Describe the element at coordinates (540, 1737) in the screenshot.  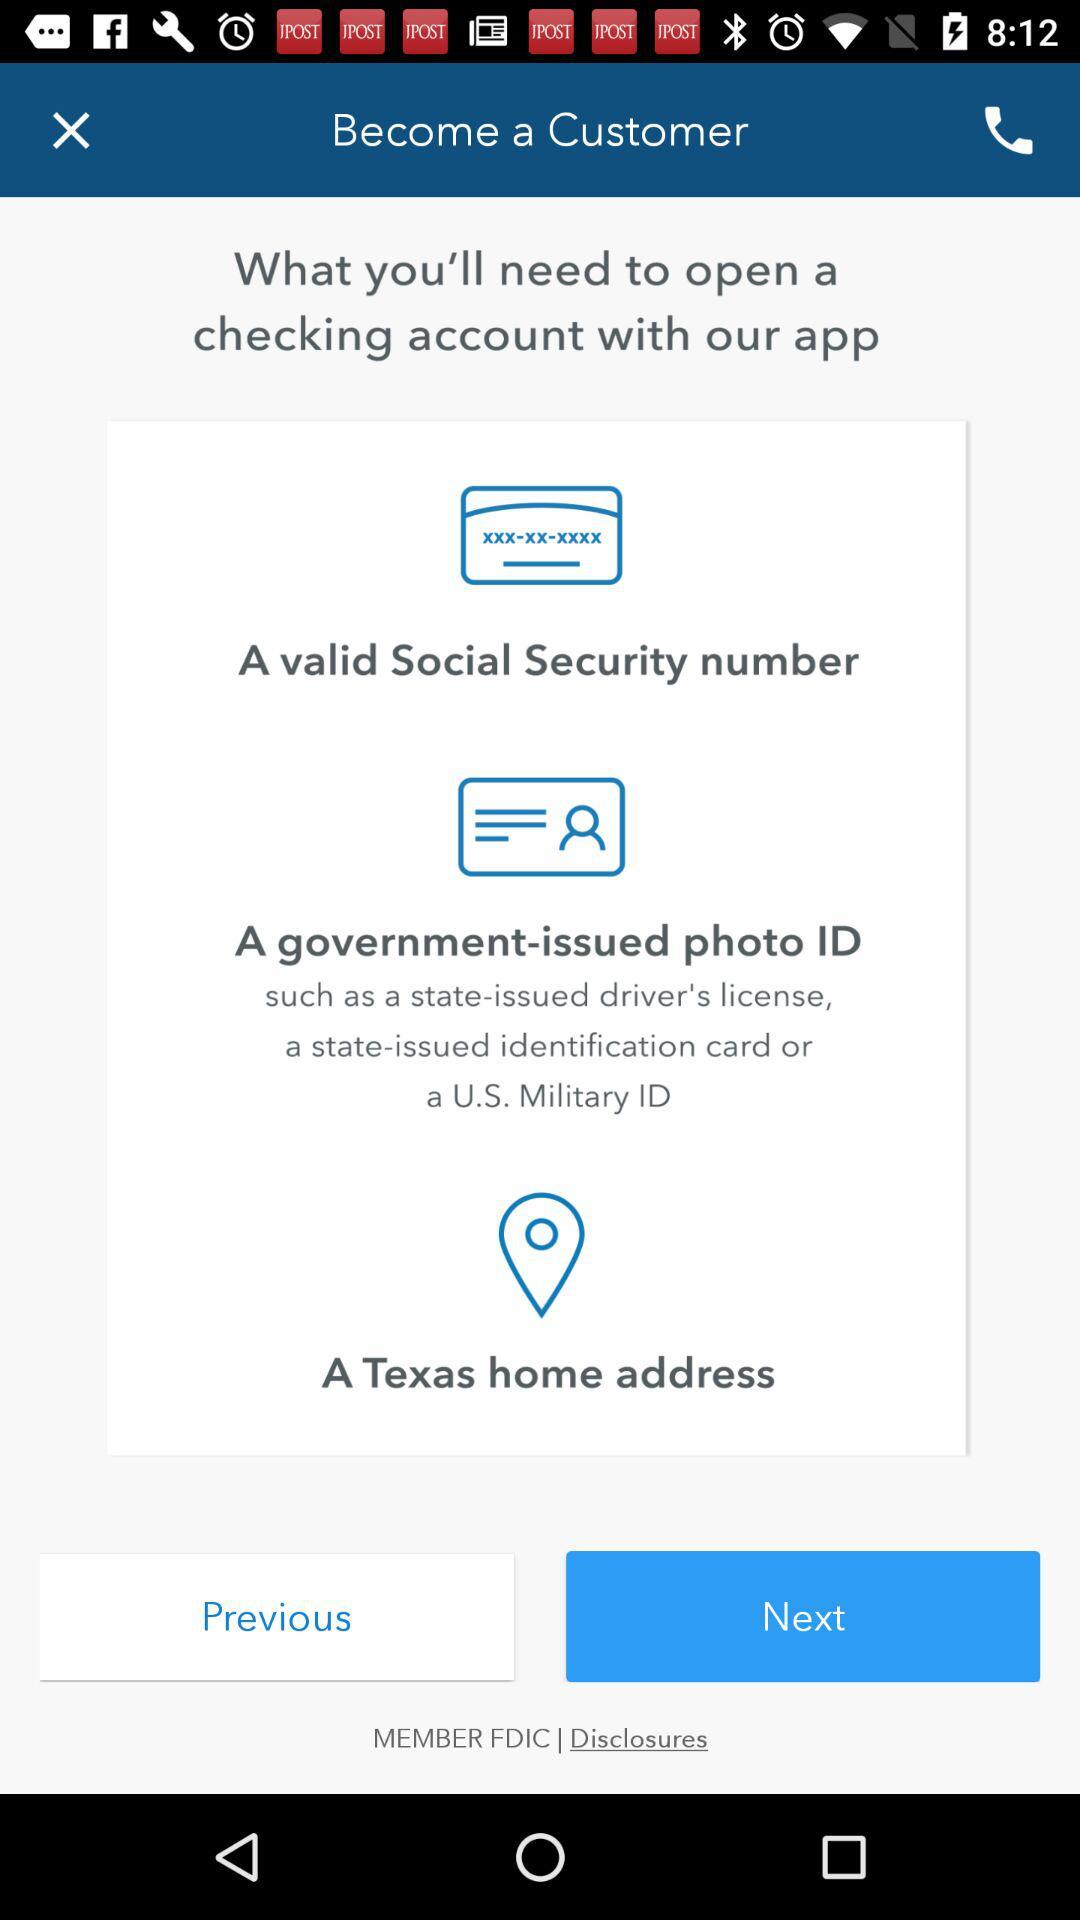
I see `member fdic | disclosures` at that location.